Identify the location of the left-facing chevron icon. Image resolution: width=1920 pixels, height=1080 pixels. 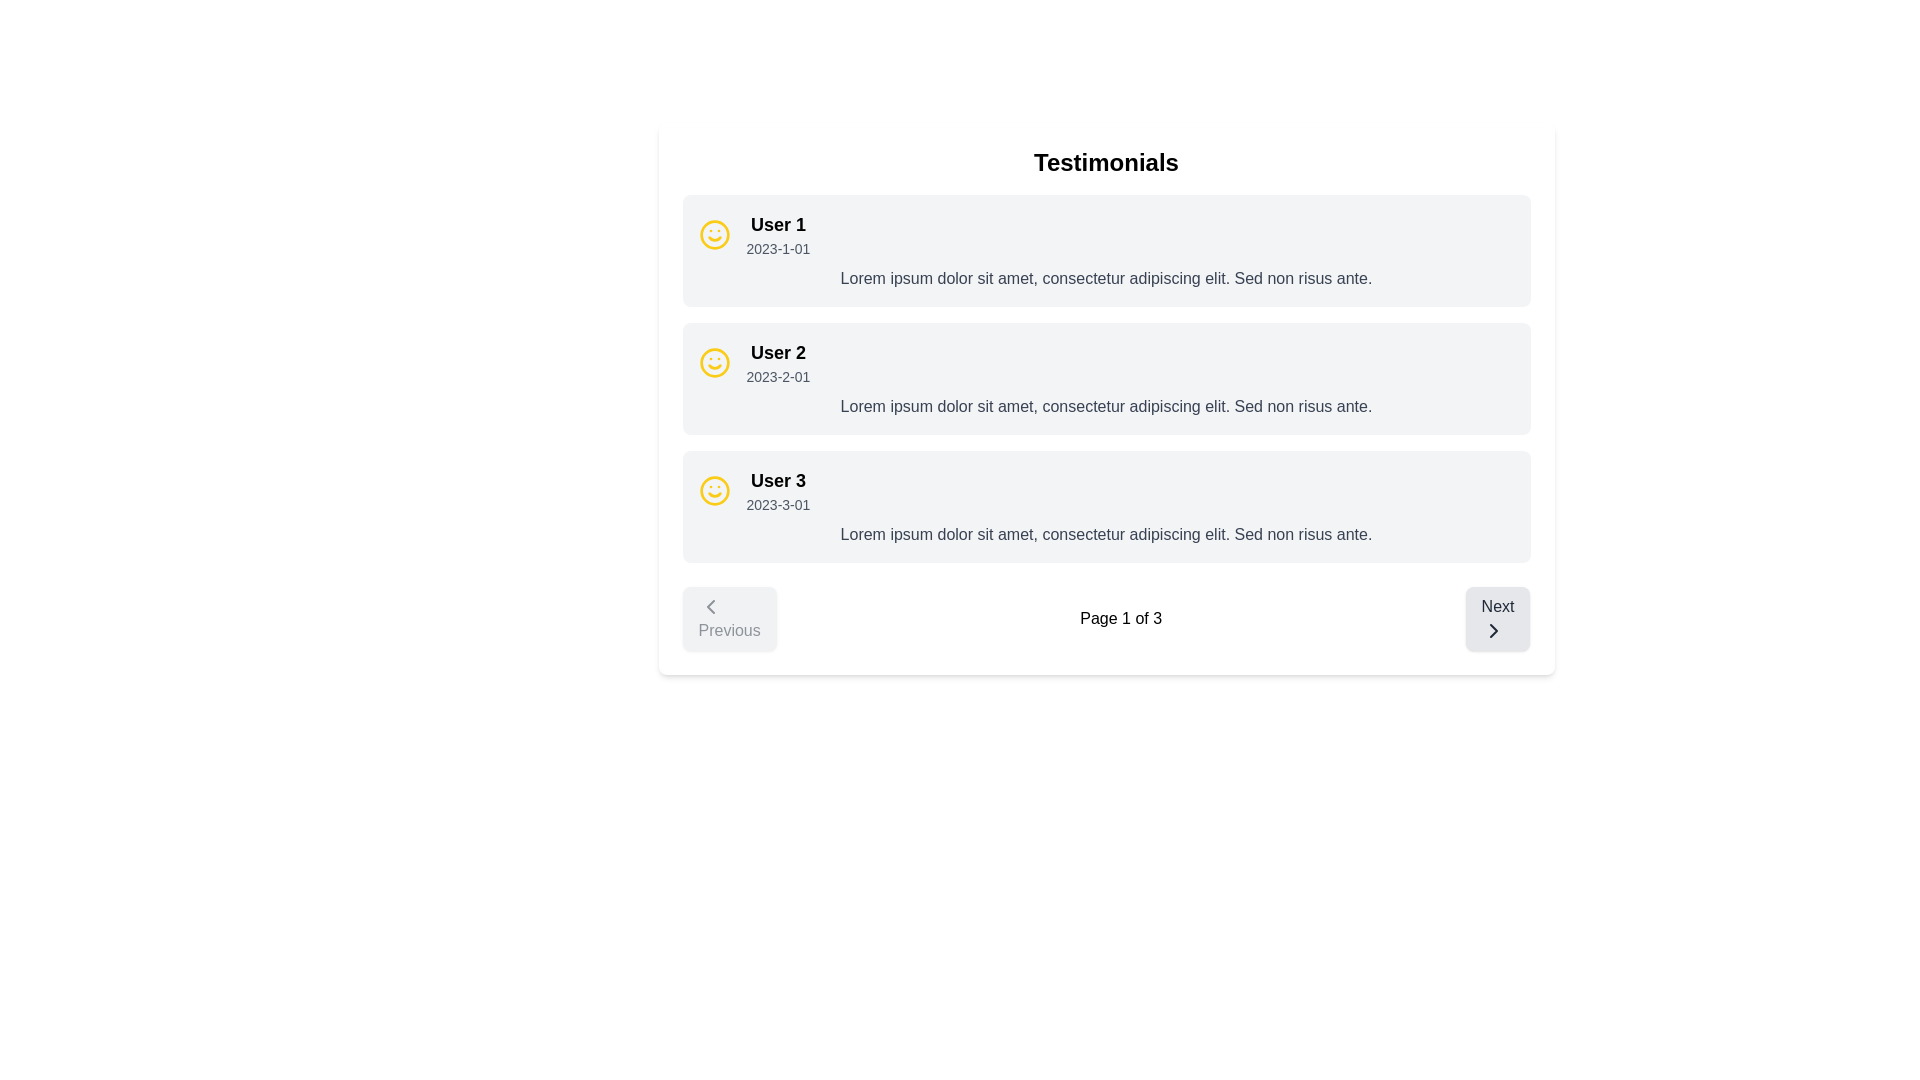
(710, 605).